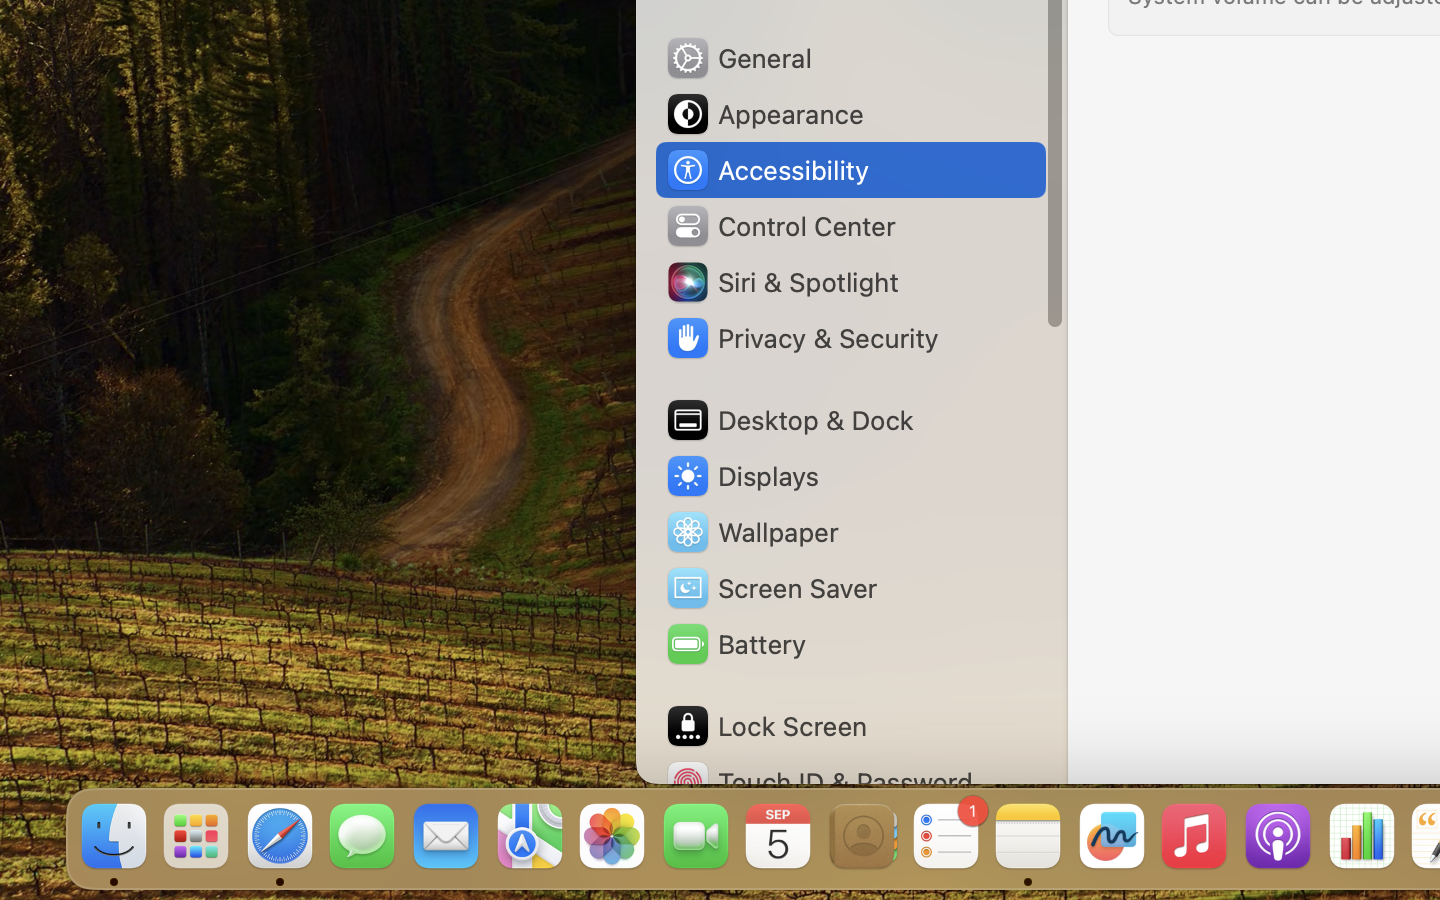  I want to click on 'Touch ID & Password', so click(819, 781).